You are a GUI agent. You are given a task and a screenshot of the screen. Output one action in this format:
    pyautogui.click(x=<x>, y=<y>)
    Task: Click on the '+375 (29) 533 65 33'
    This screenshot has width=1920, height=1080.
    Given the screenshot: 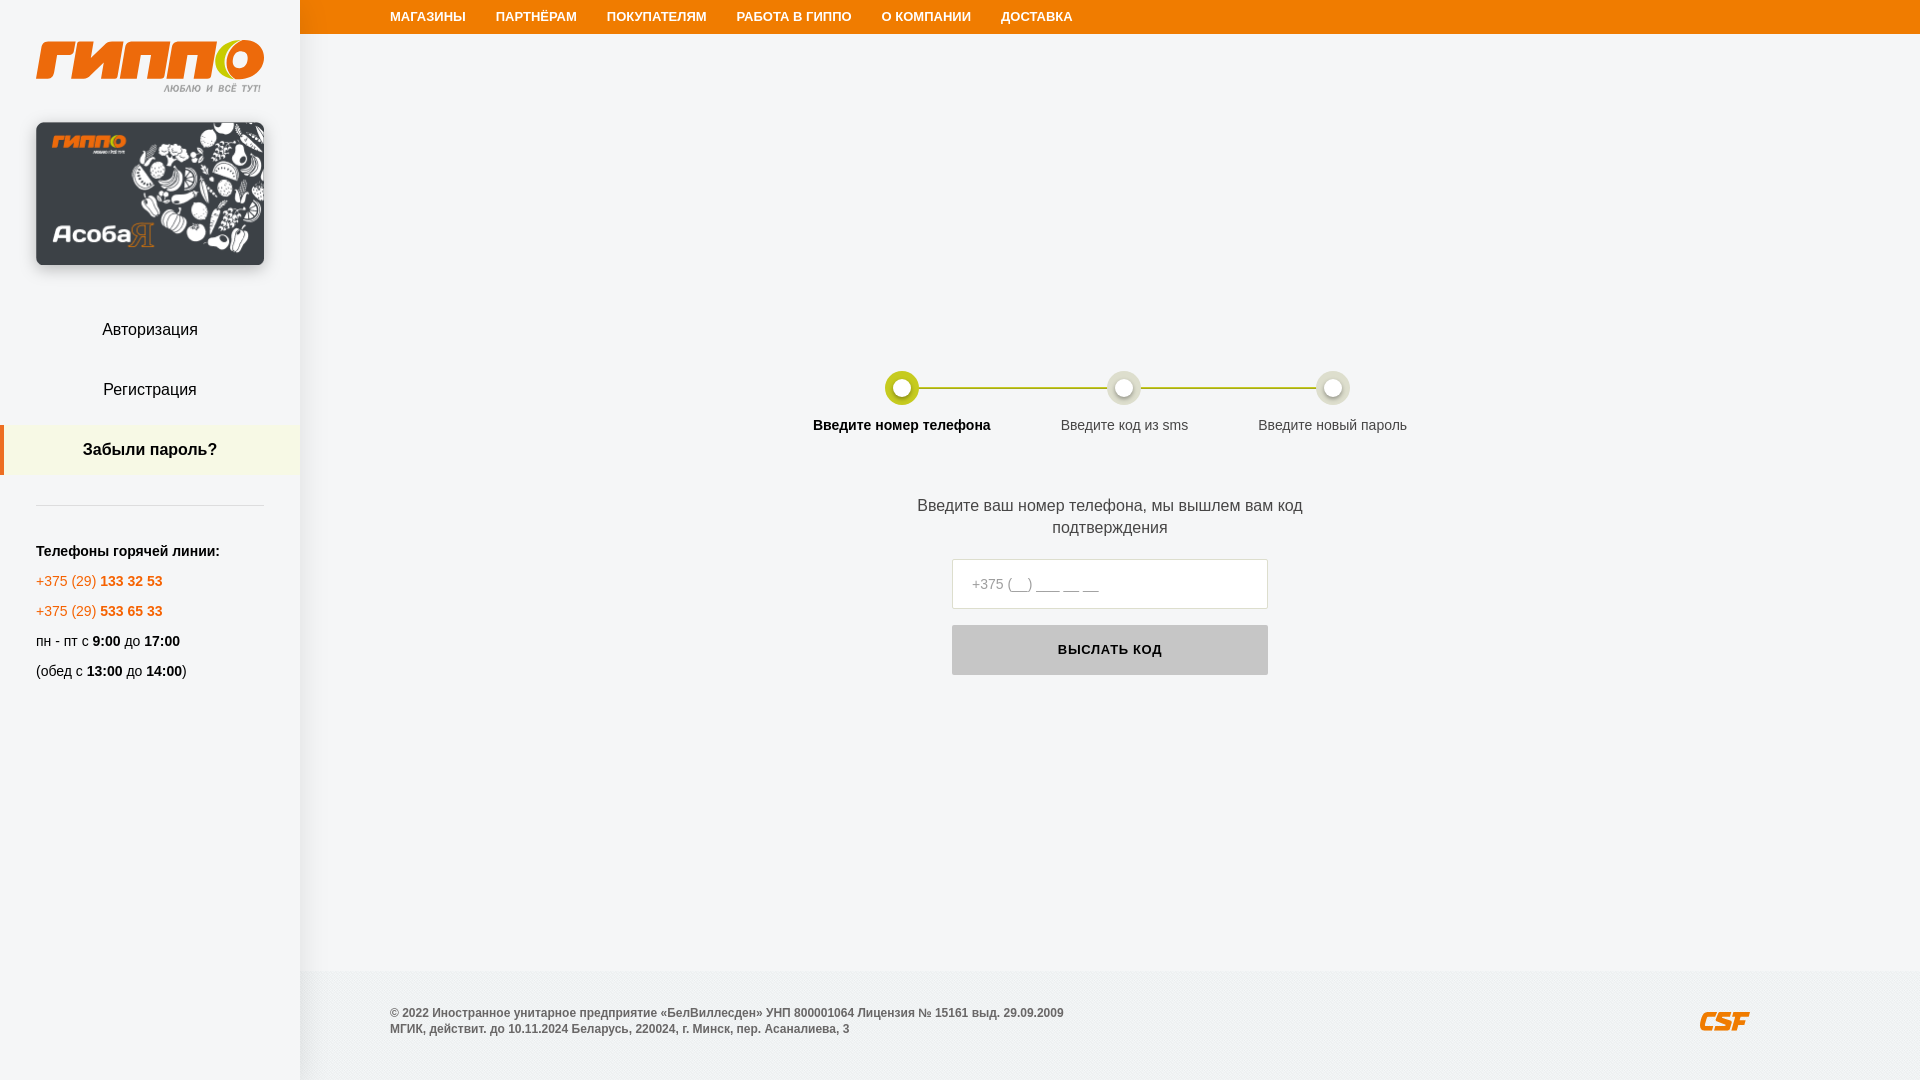 What is the action you would take?
    pyautogui.click(x=98, y=609)
    